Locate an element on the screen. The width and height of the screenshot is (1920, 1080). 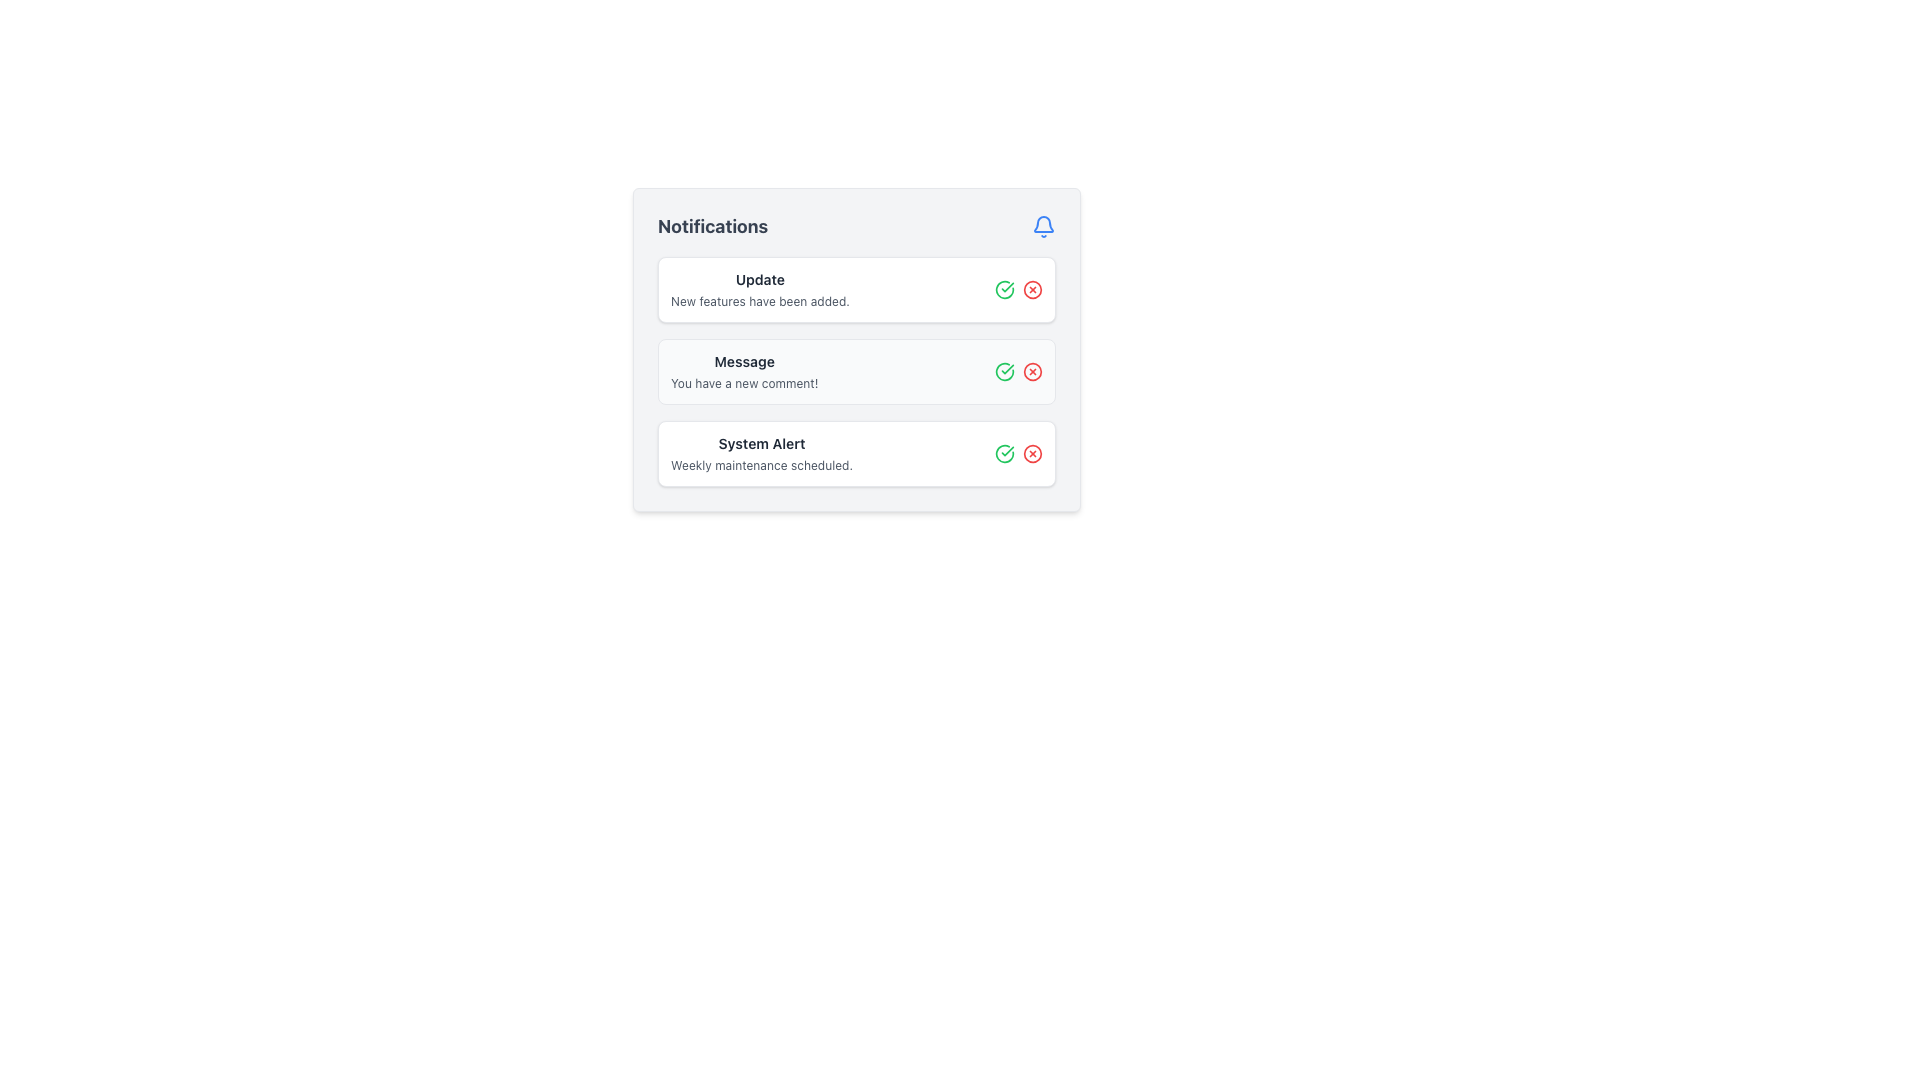
the non-interactive informational text label that provides details regarding the 'Update' notification, located directly below the 'Update' text in the notification card is located at coordinates (759, 301).